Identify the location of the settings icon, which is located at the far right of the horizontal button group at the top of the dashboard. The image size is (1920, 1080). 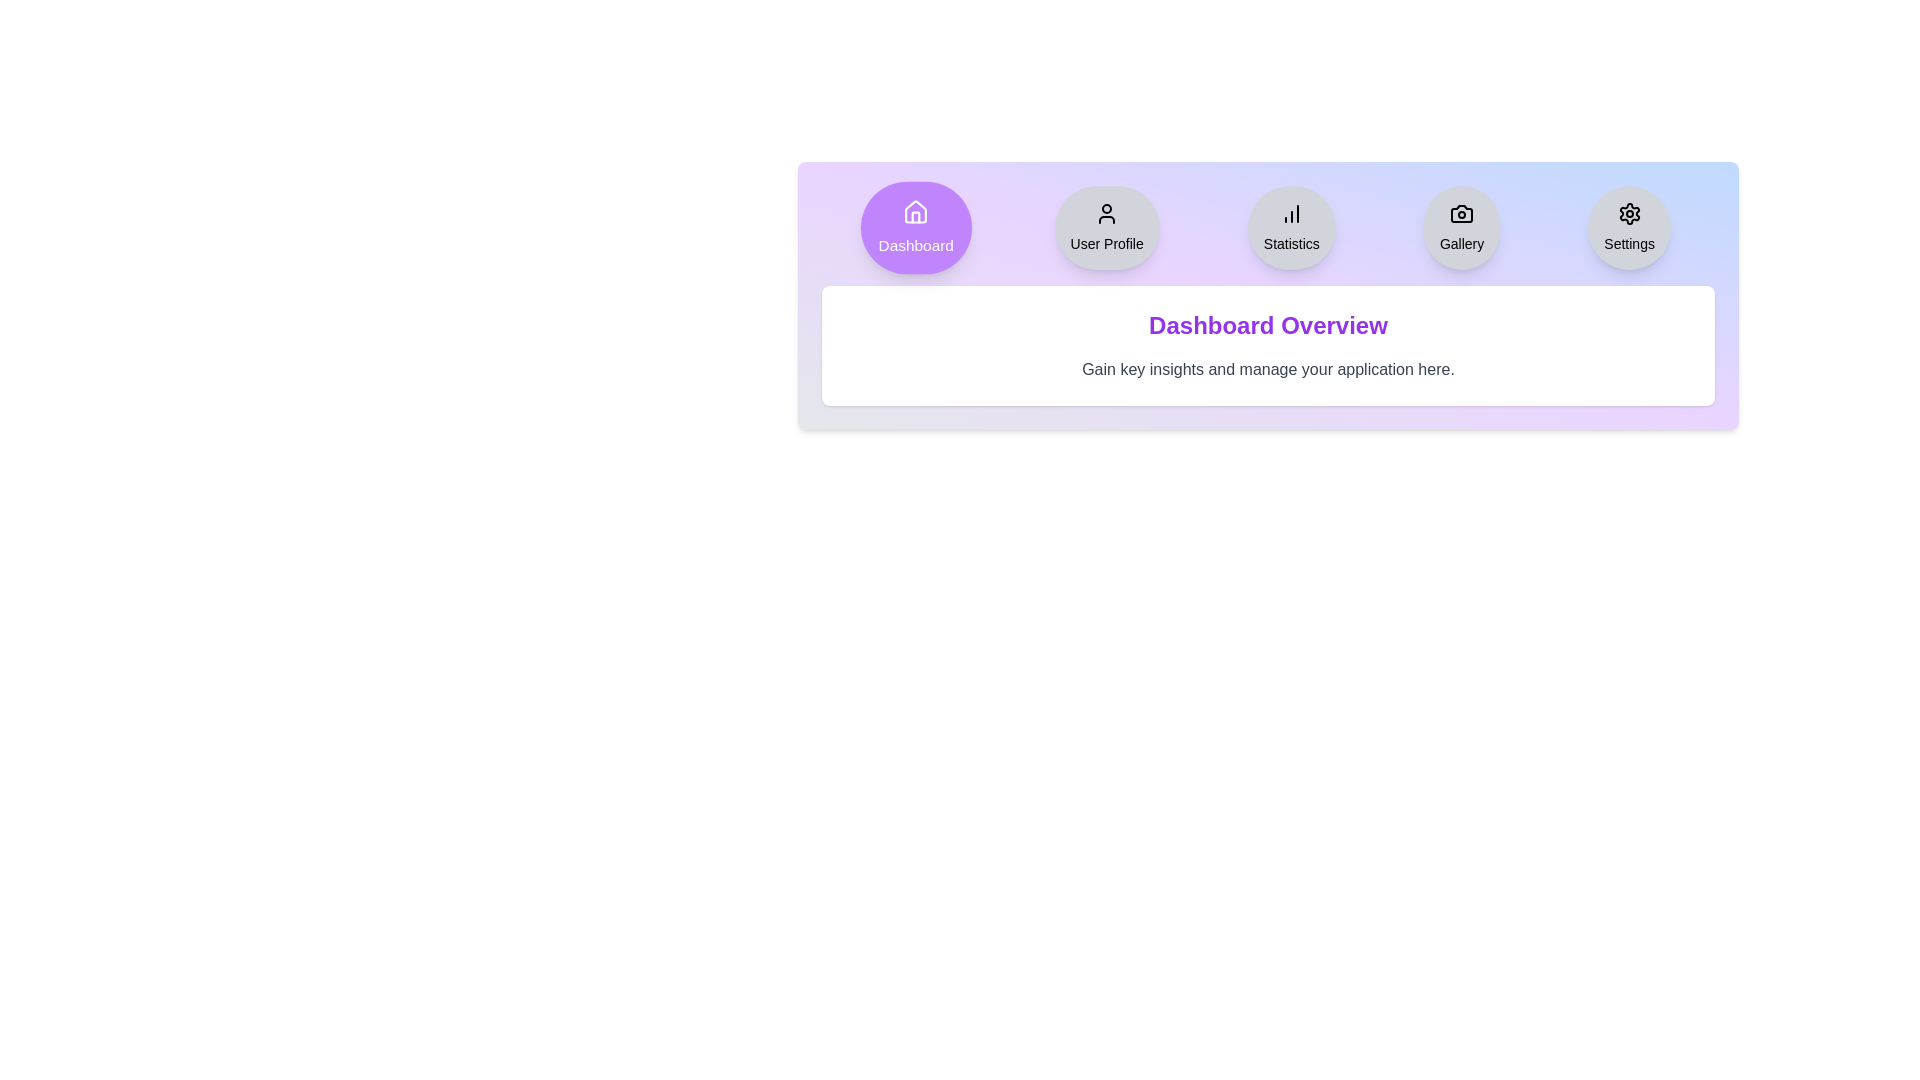
(1629, 213).